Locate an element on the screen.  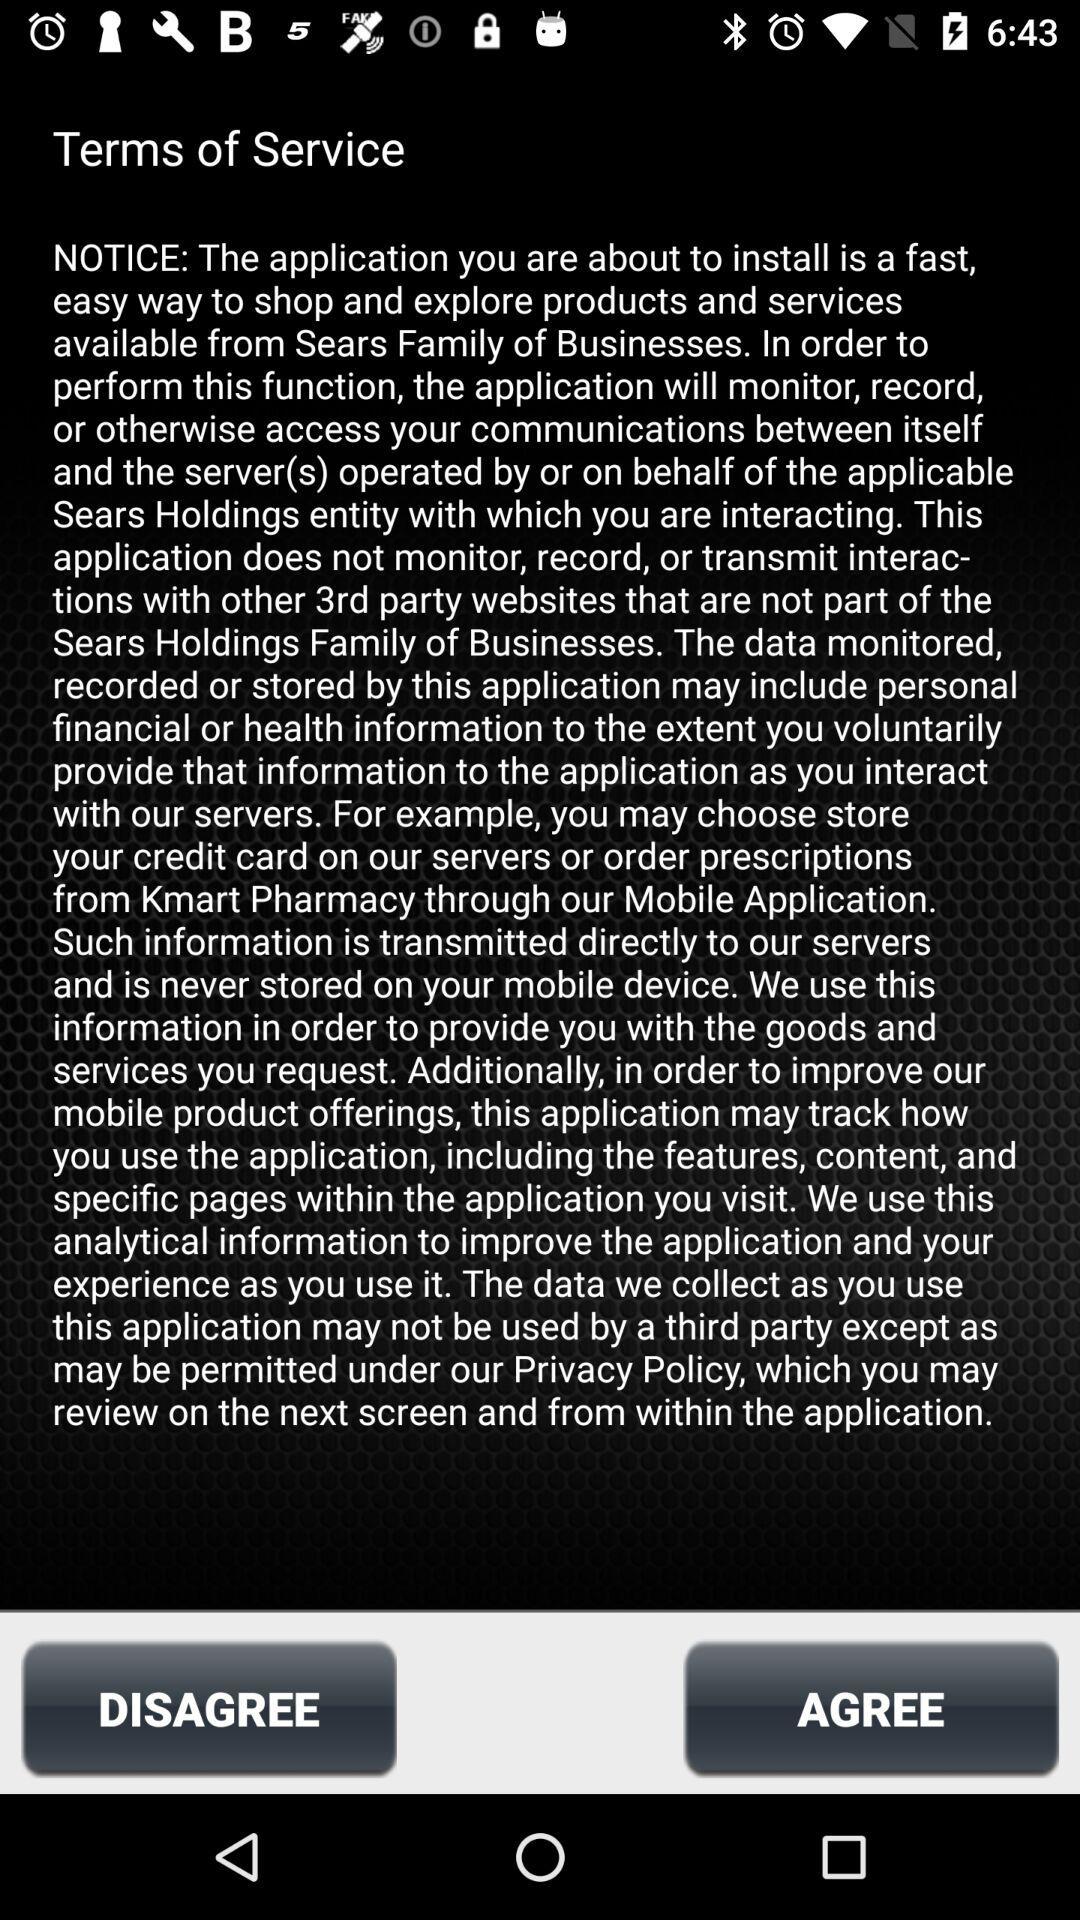
the icon next to agree item is located at coordinates (208, 1707).